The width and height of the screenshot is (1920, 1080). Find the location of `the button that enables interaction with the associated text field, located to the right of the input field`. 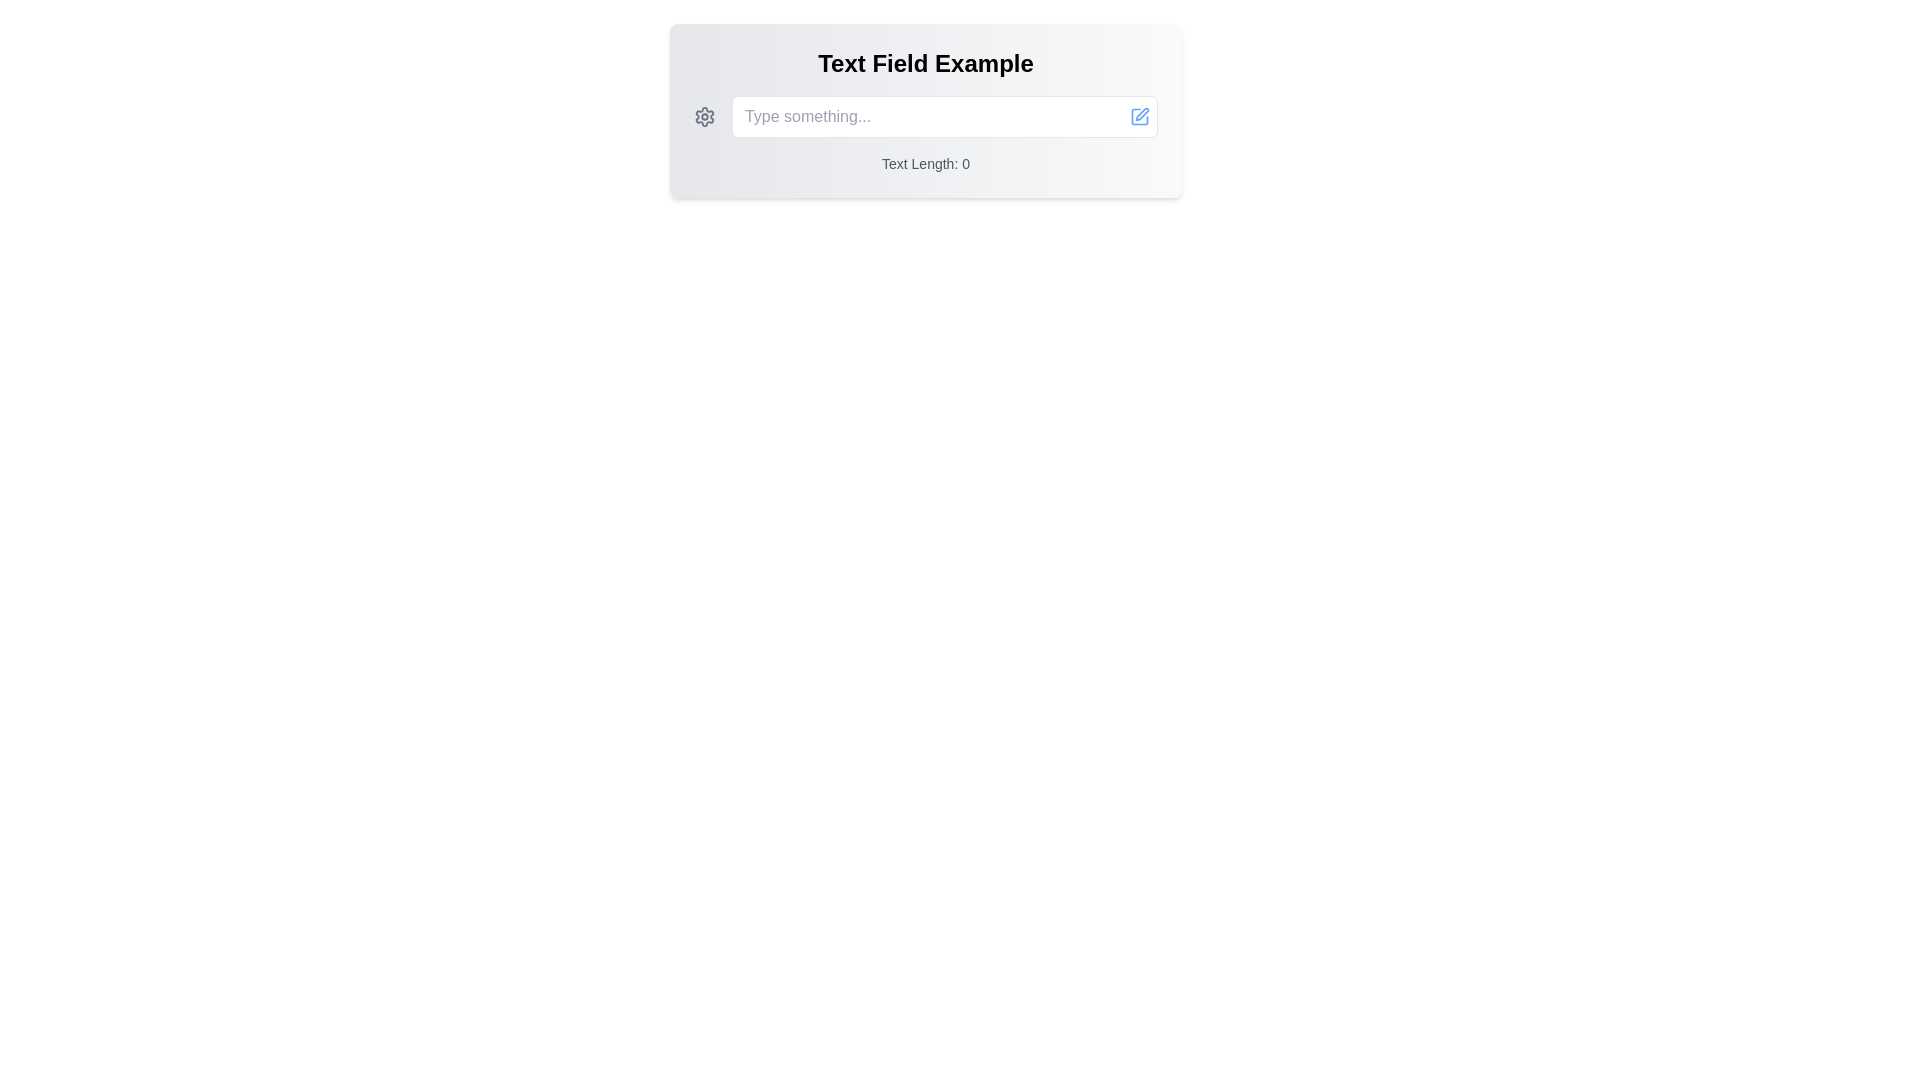

the button that enables interaction with the associated text field, located to the right of the input field is located at coordinates (1140, 116).